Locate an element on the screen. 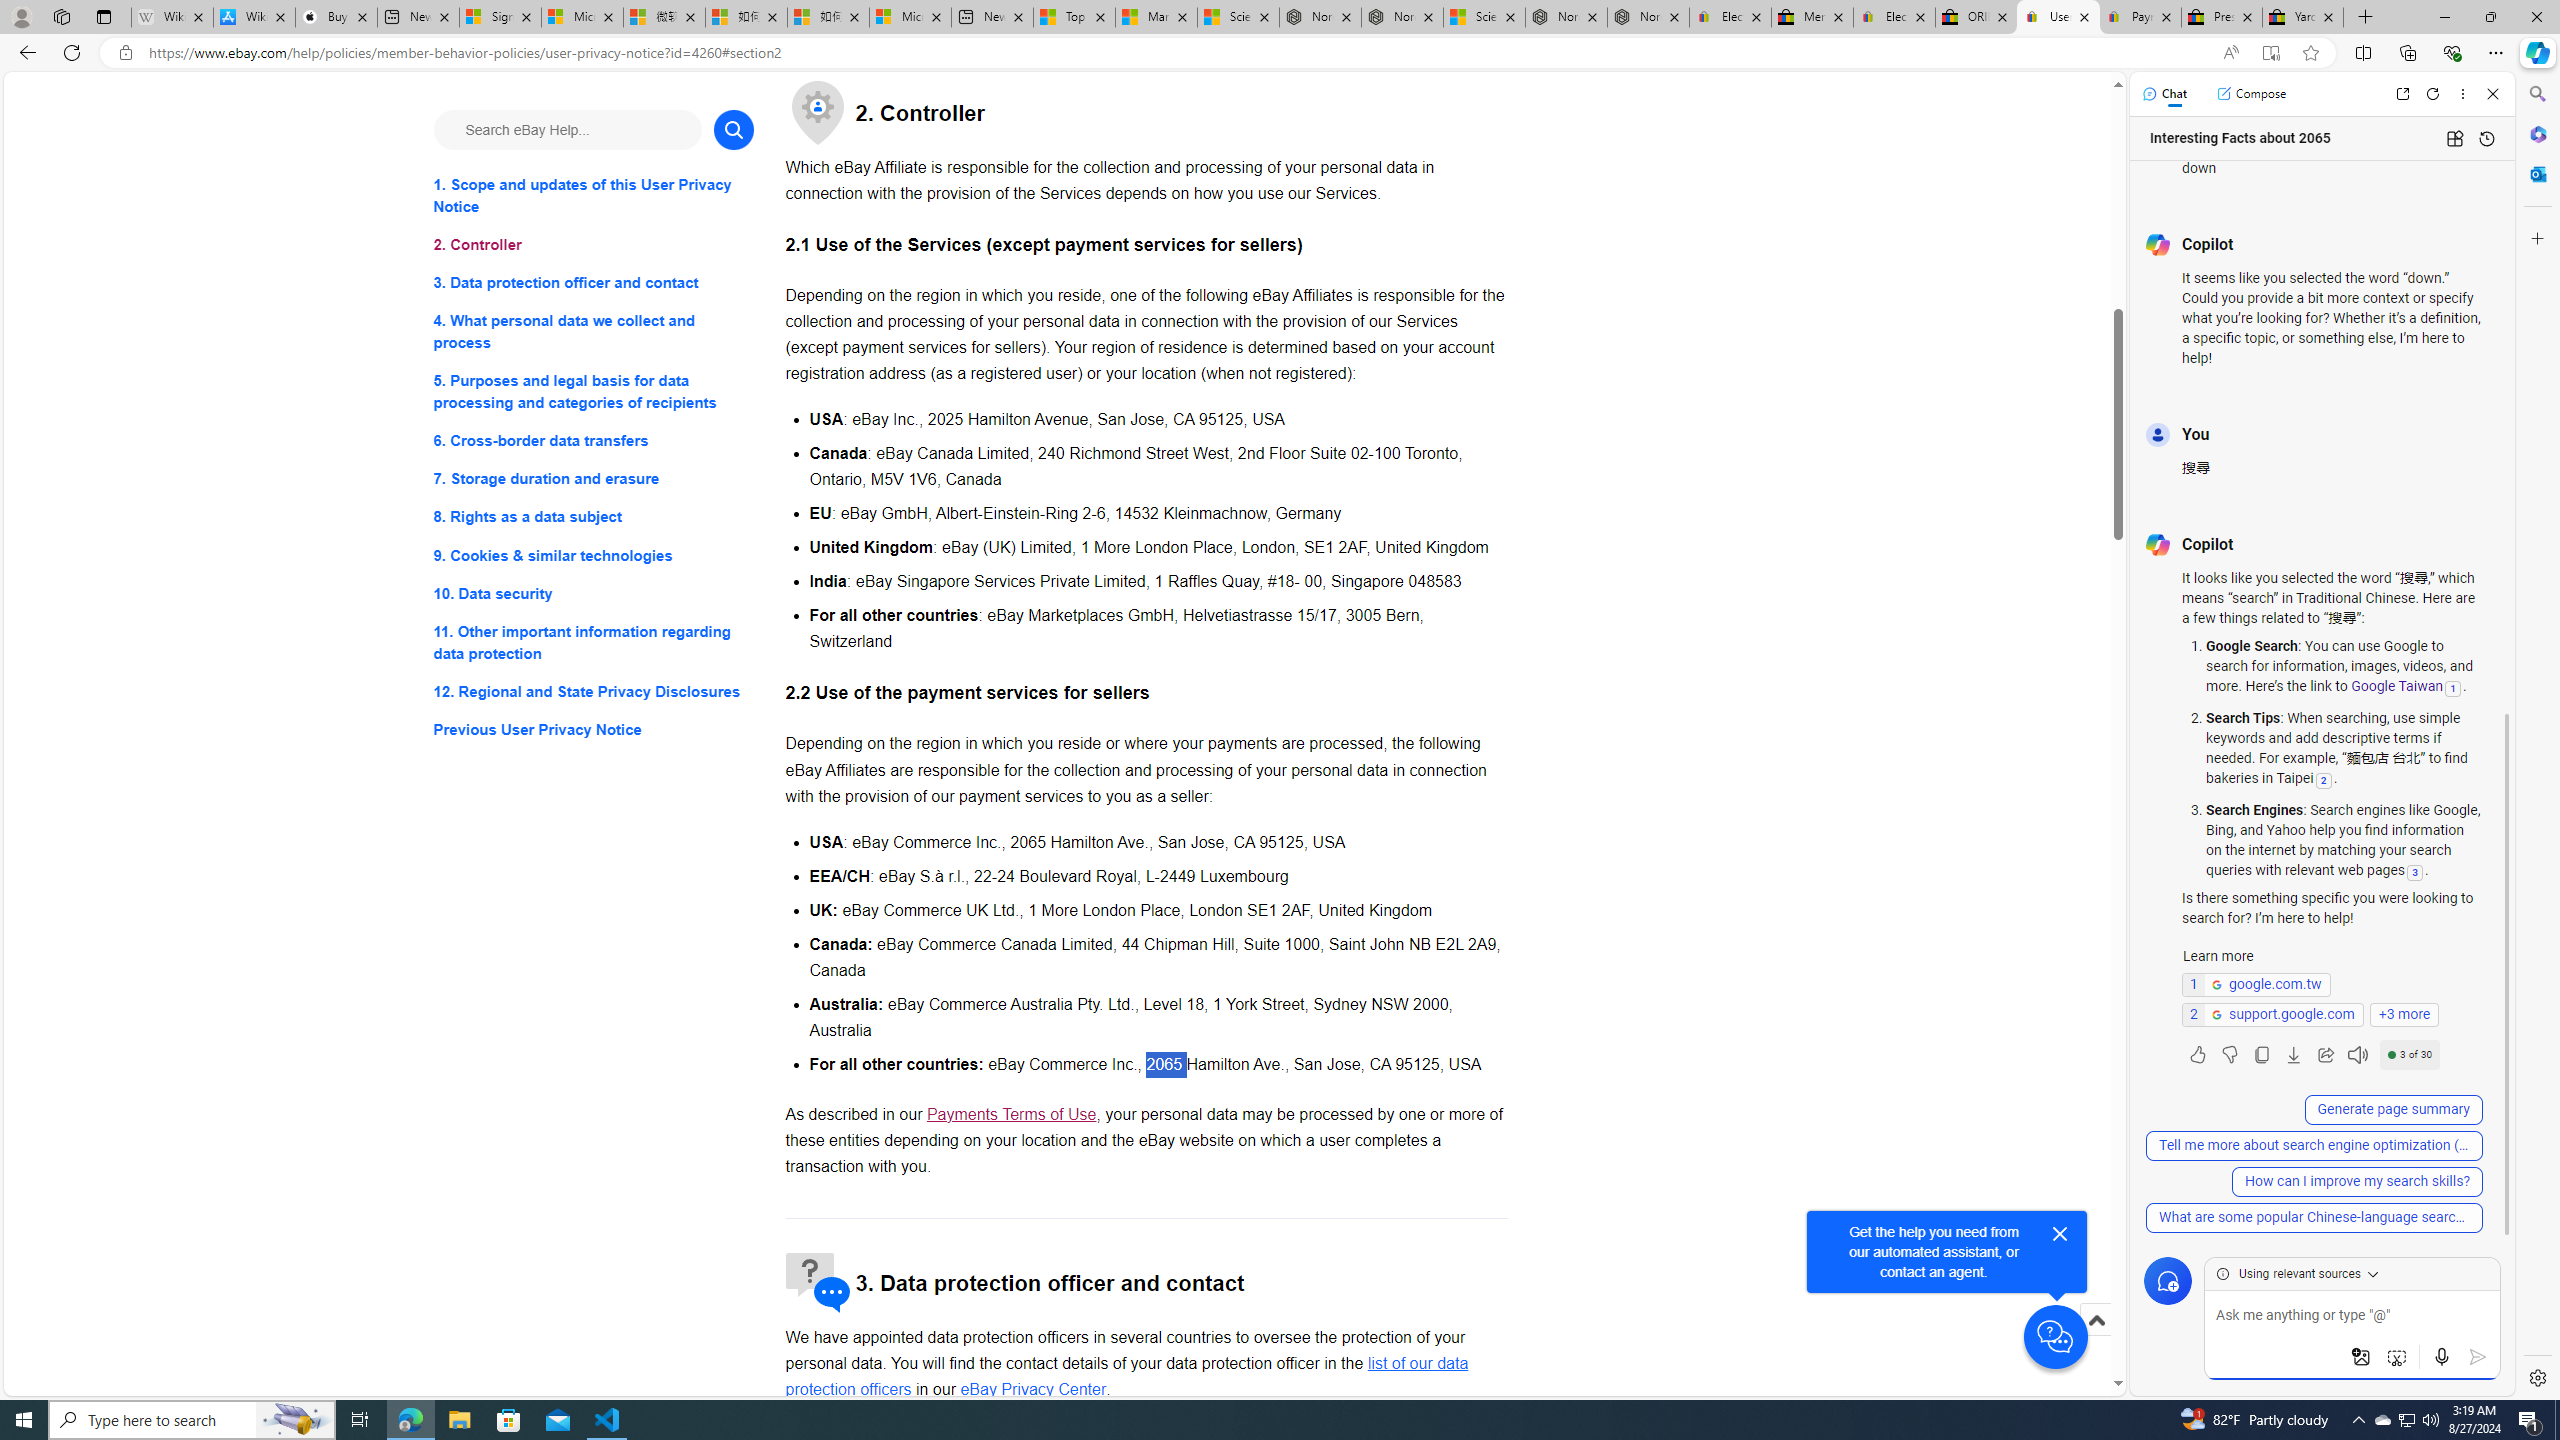  'Browser essentials' is located at coordinates (2451, 51).